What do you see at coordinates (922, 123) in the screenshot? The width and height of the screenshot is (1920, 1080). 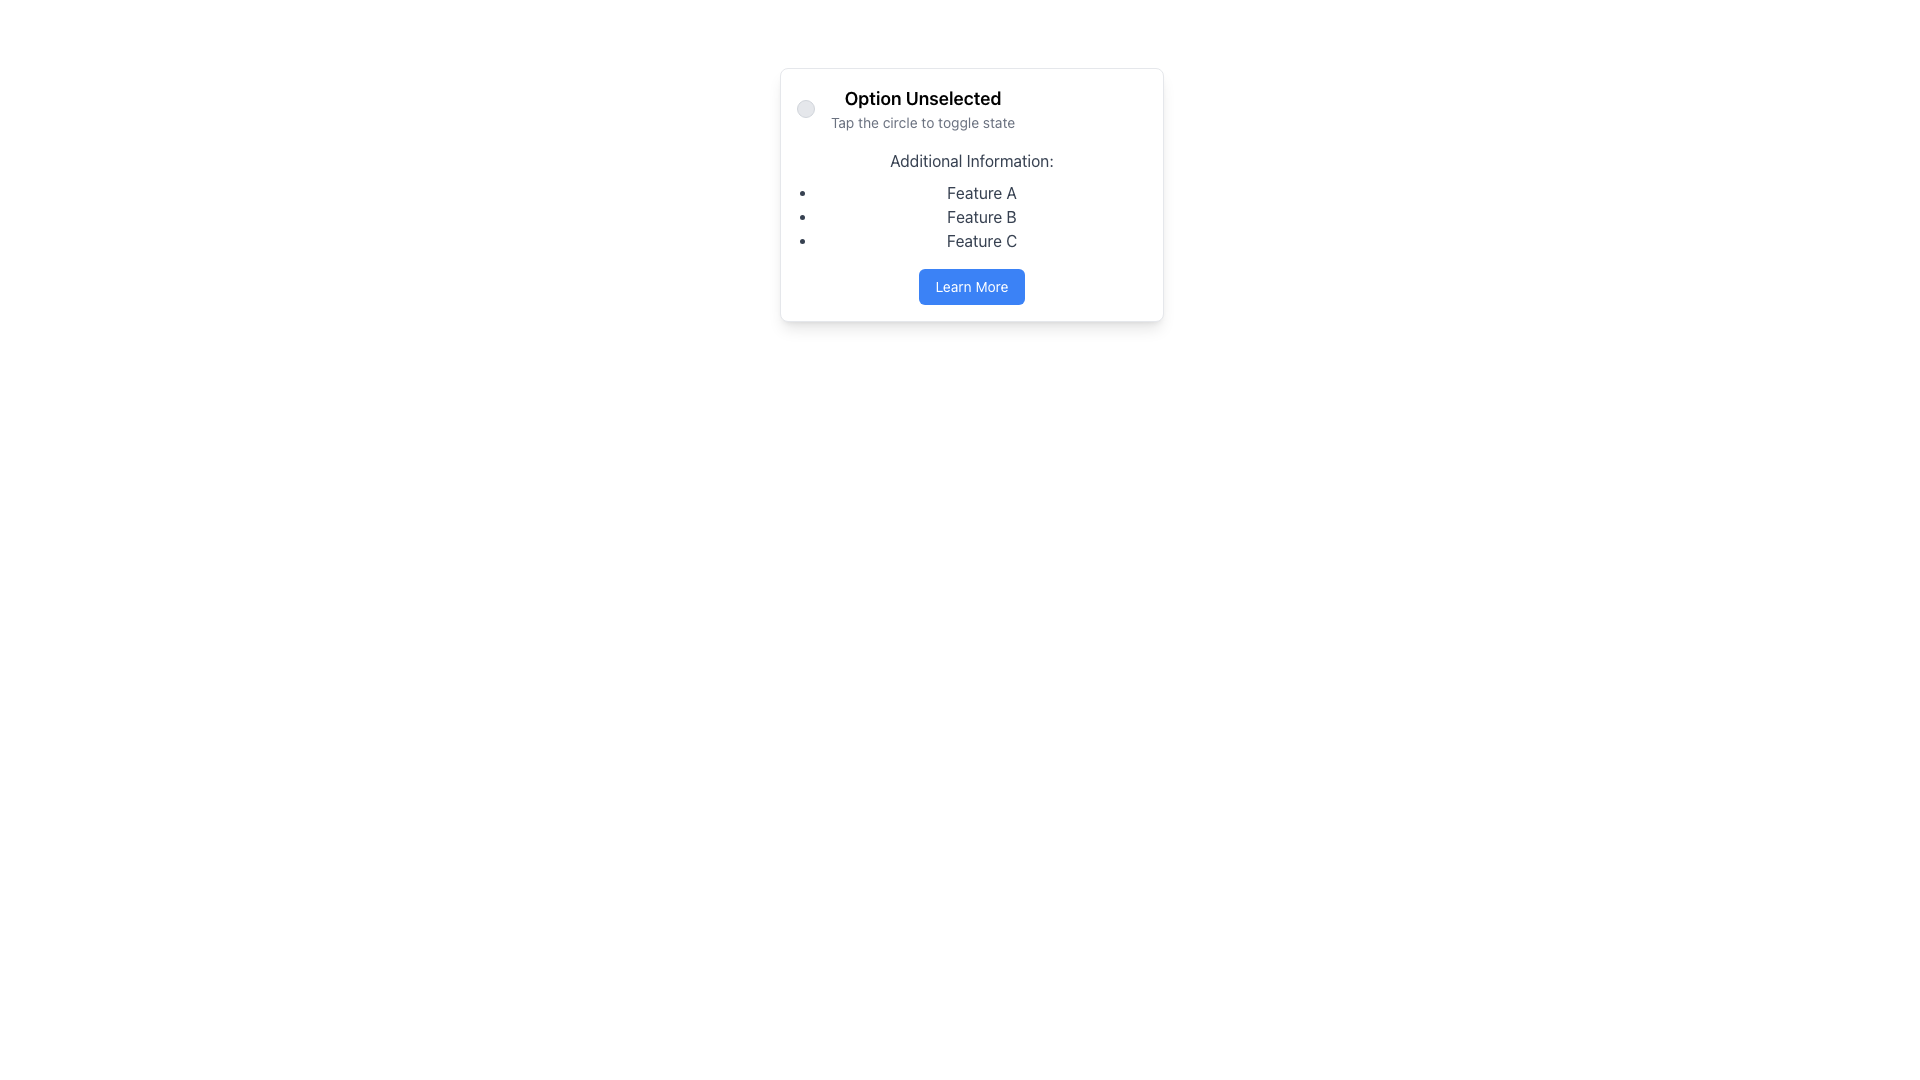 I see `instructions provided by the text element stating 'Tap the circle to toggle state,' which is positioned below the title 'Option Unselected' within a card-like interface` at bounding box center [922, 123].